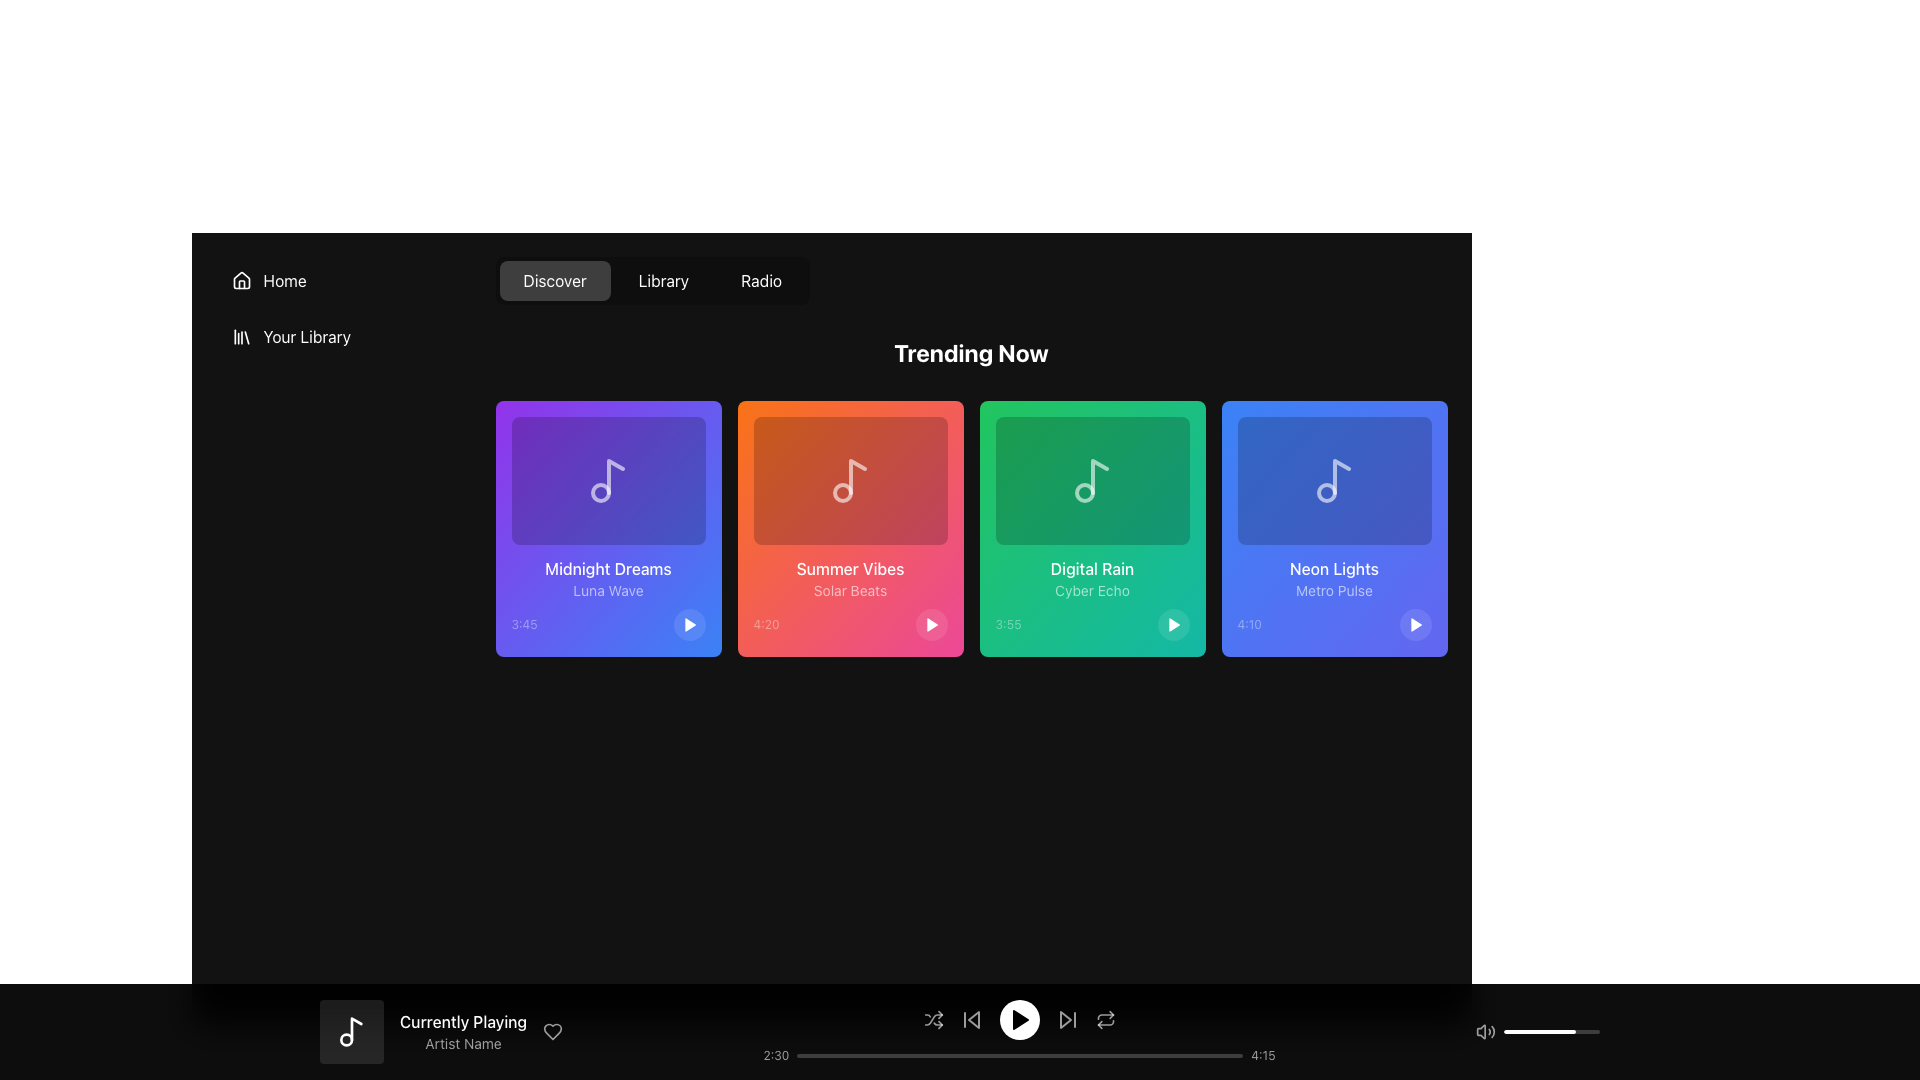 Image resolution: width=1920 pixels, height=1080 pixels. What do you see at coordinates (1334, 569) in the screenshot?
I see `the text label displaying 'Neon Lights', which is styled with a white medium-weight font and positioned above 'Metro Pulse' in the fourth card of the 'Trending Now' section` at bounding box center [1334, 569].